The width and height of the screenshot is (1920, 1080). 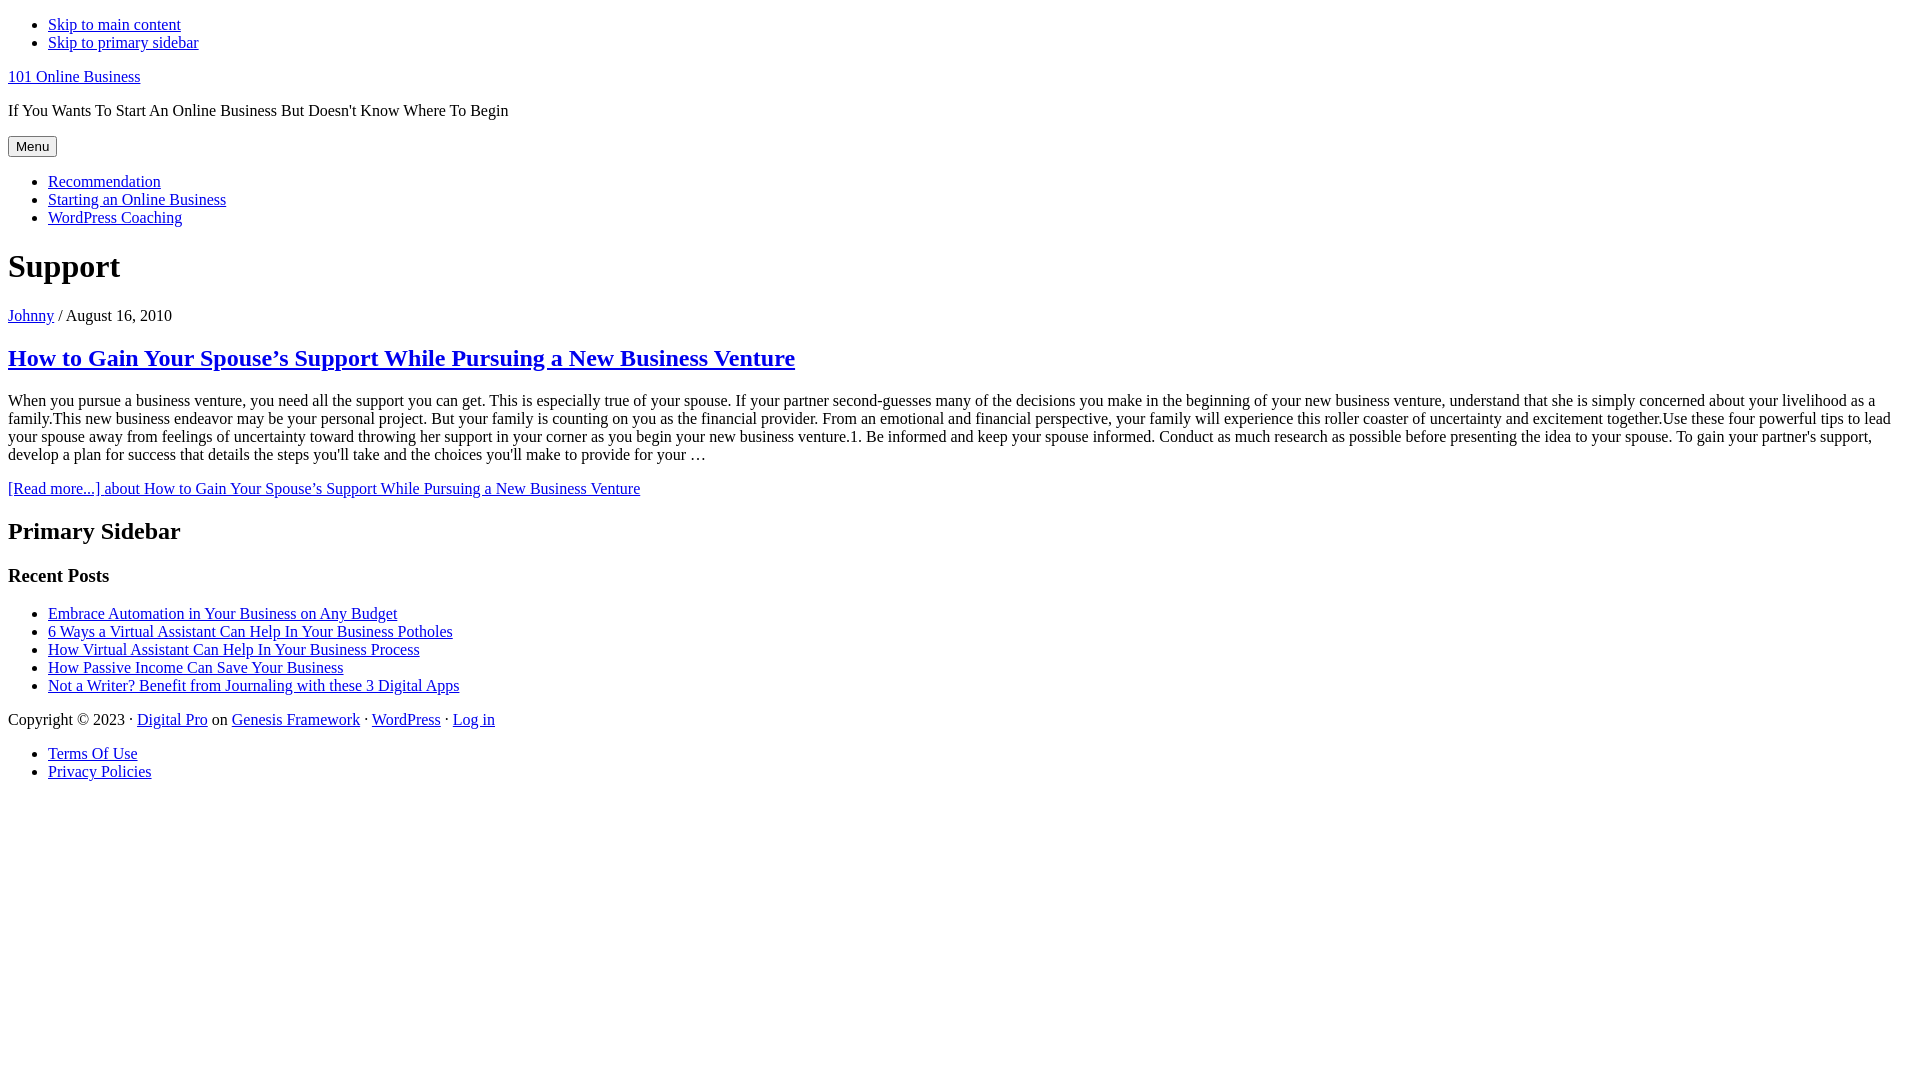 What do you see at coordinates (196, 667) in the screenshot?
I see `'How Passive Income Can Save Your Business'` at bounding box center [196, 667].